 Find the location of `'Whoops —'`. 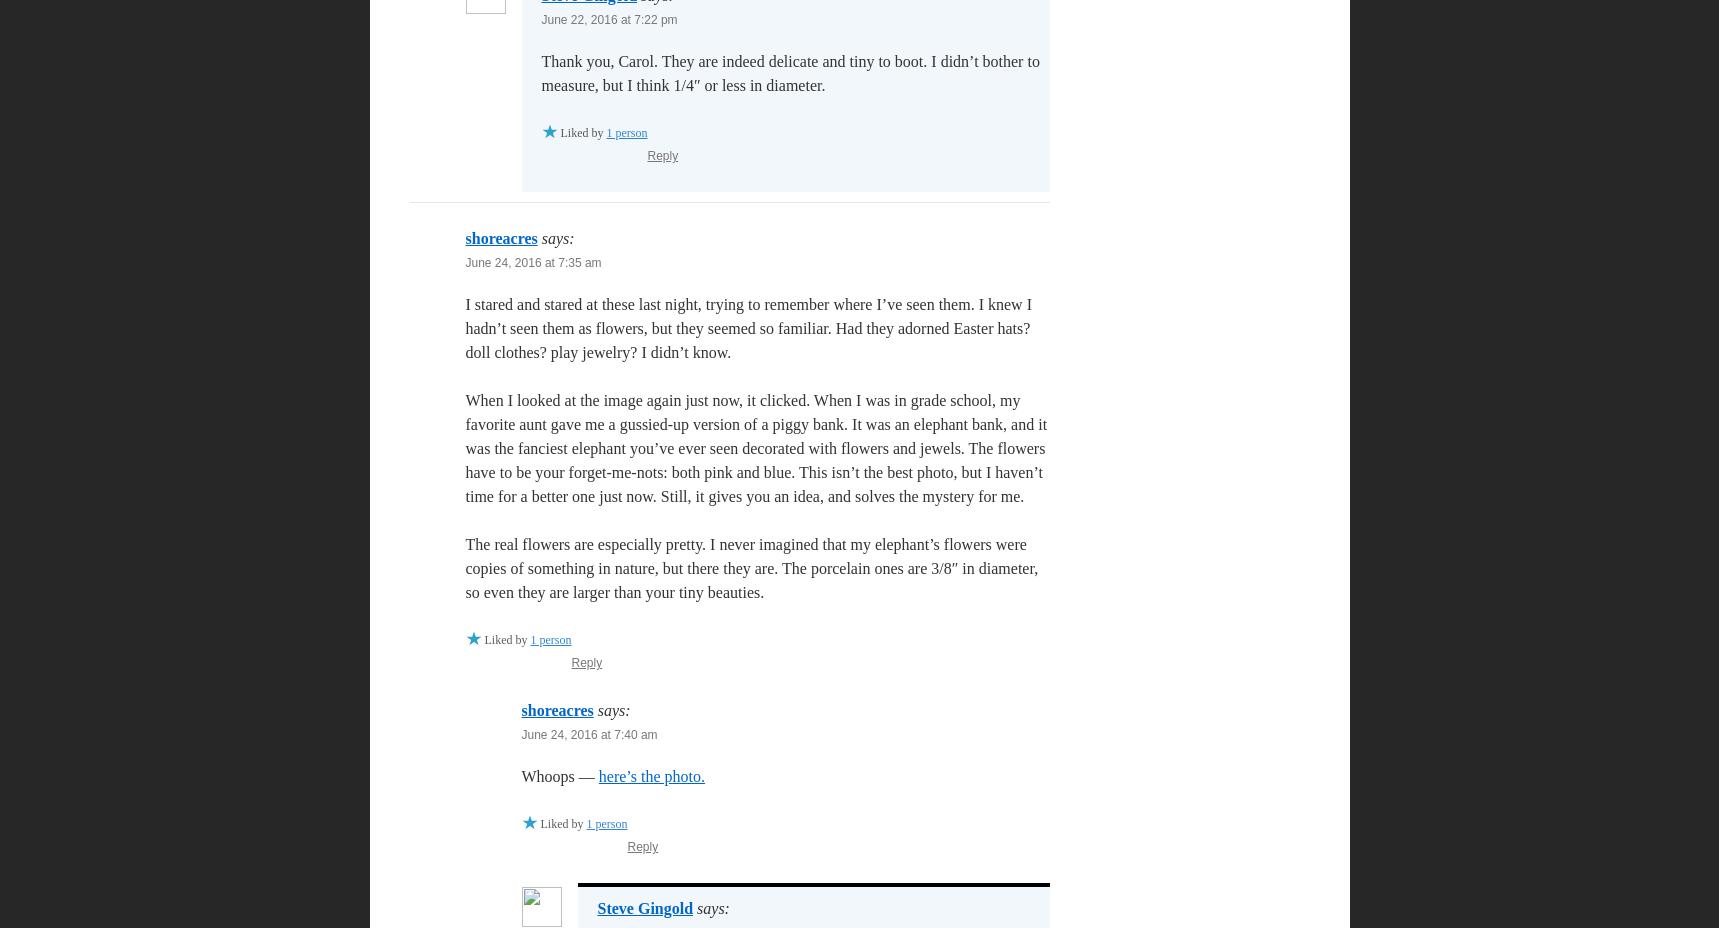

'Whoops —' is located at coordinates (559, 775).